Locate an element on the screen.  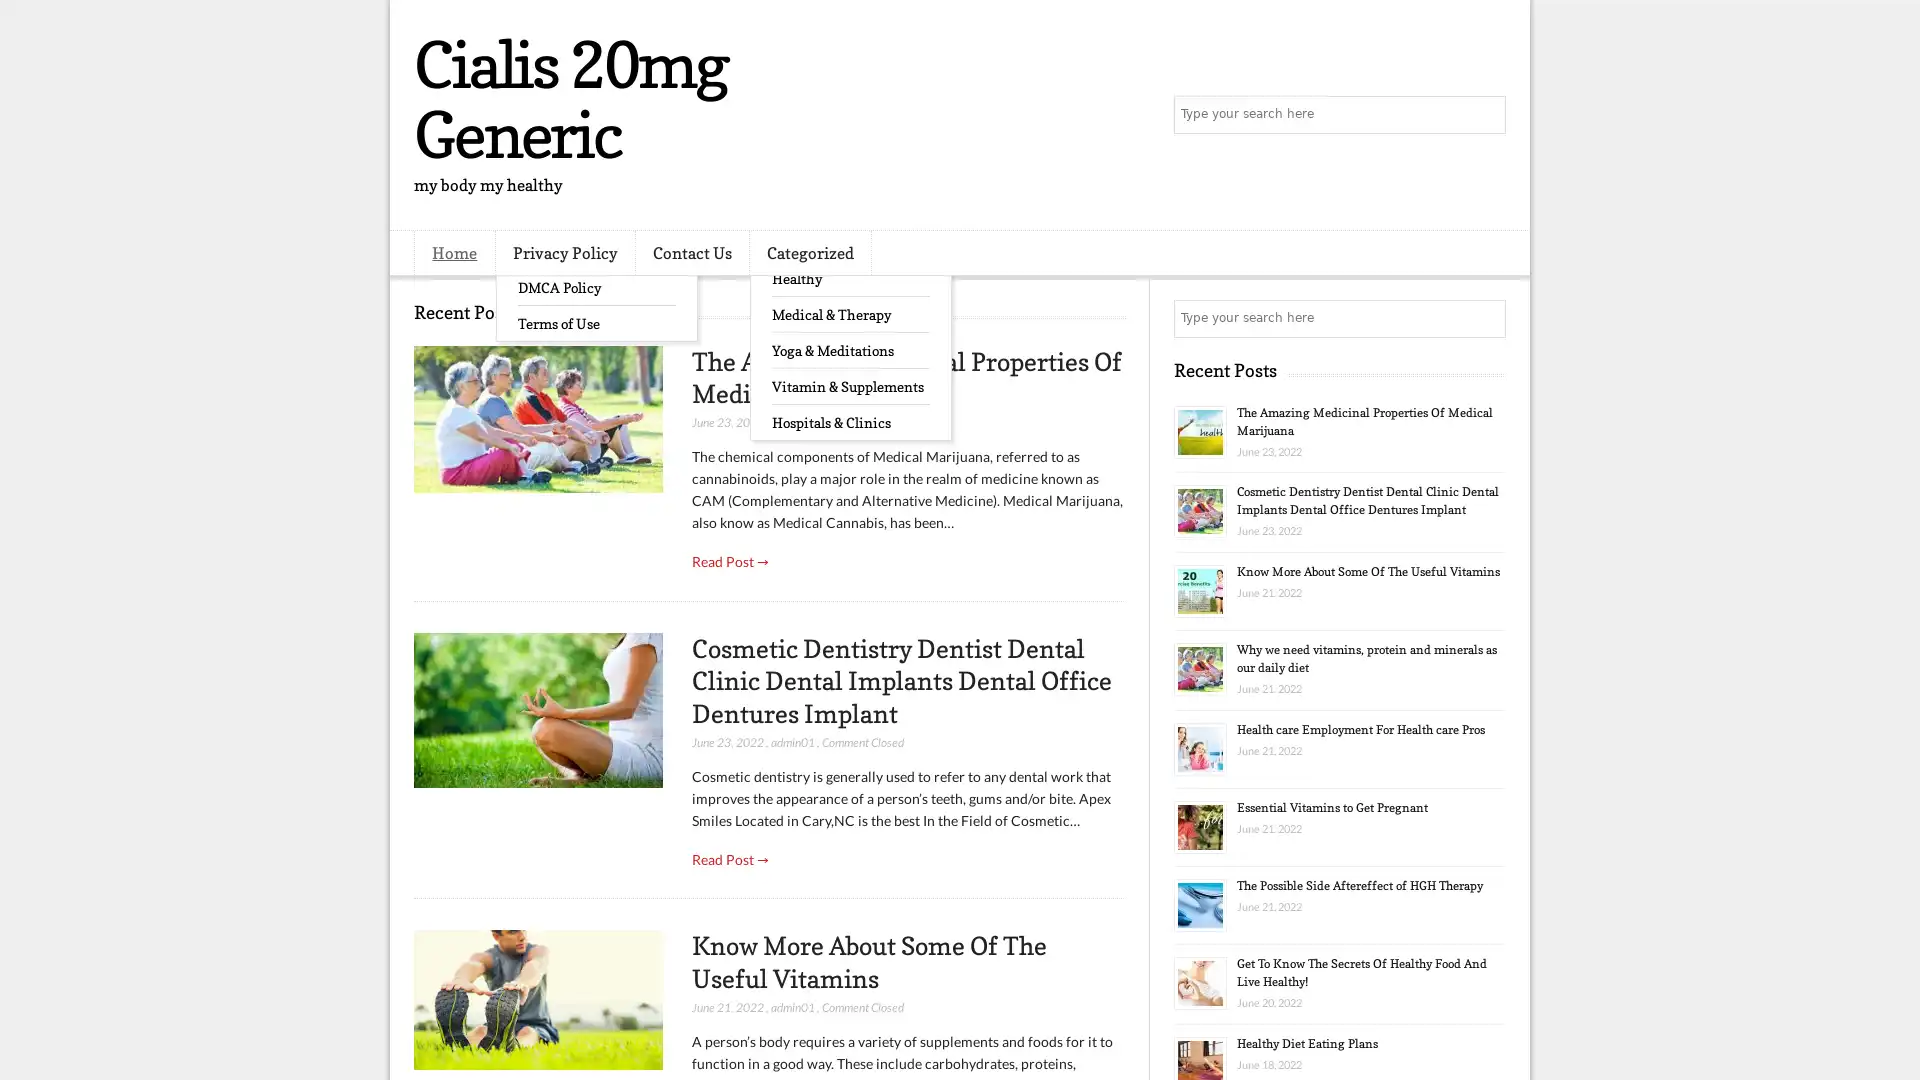
Search is located at coordinates (1485, 318).